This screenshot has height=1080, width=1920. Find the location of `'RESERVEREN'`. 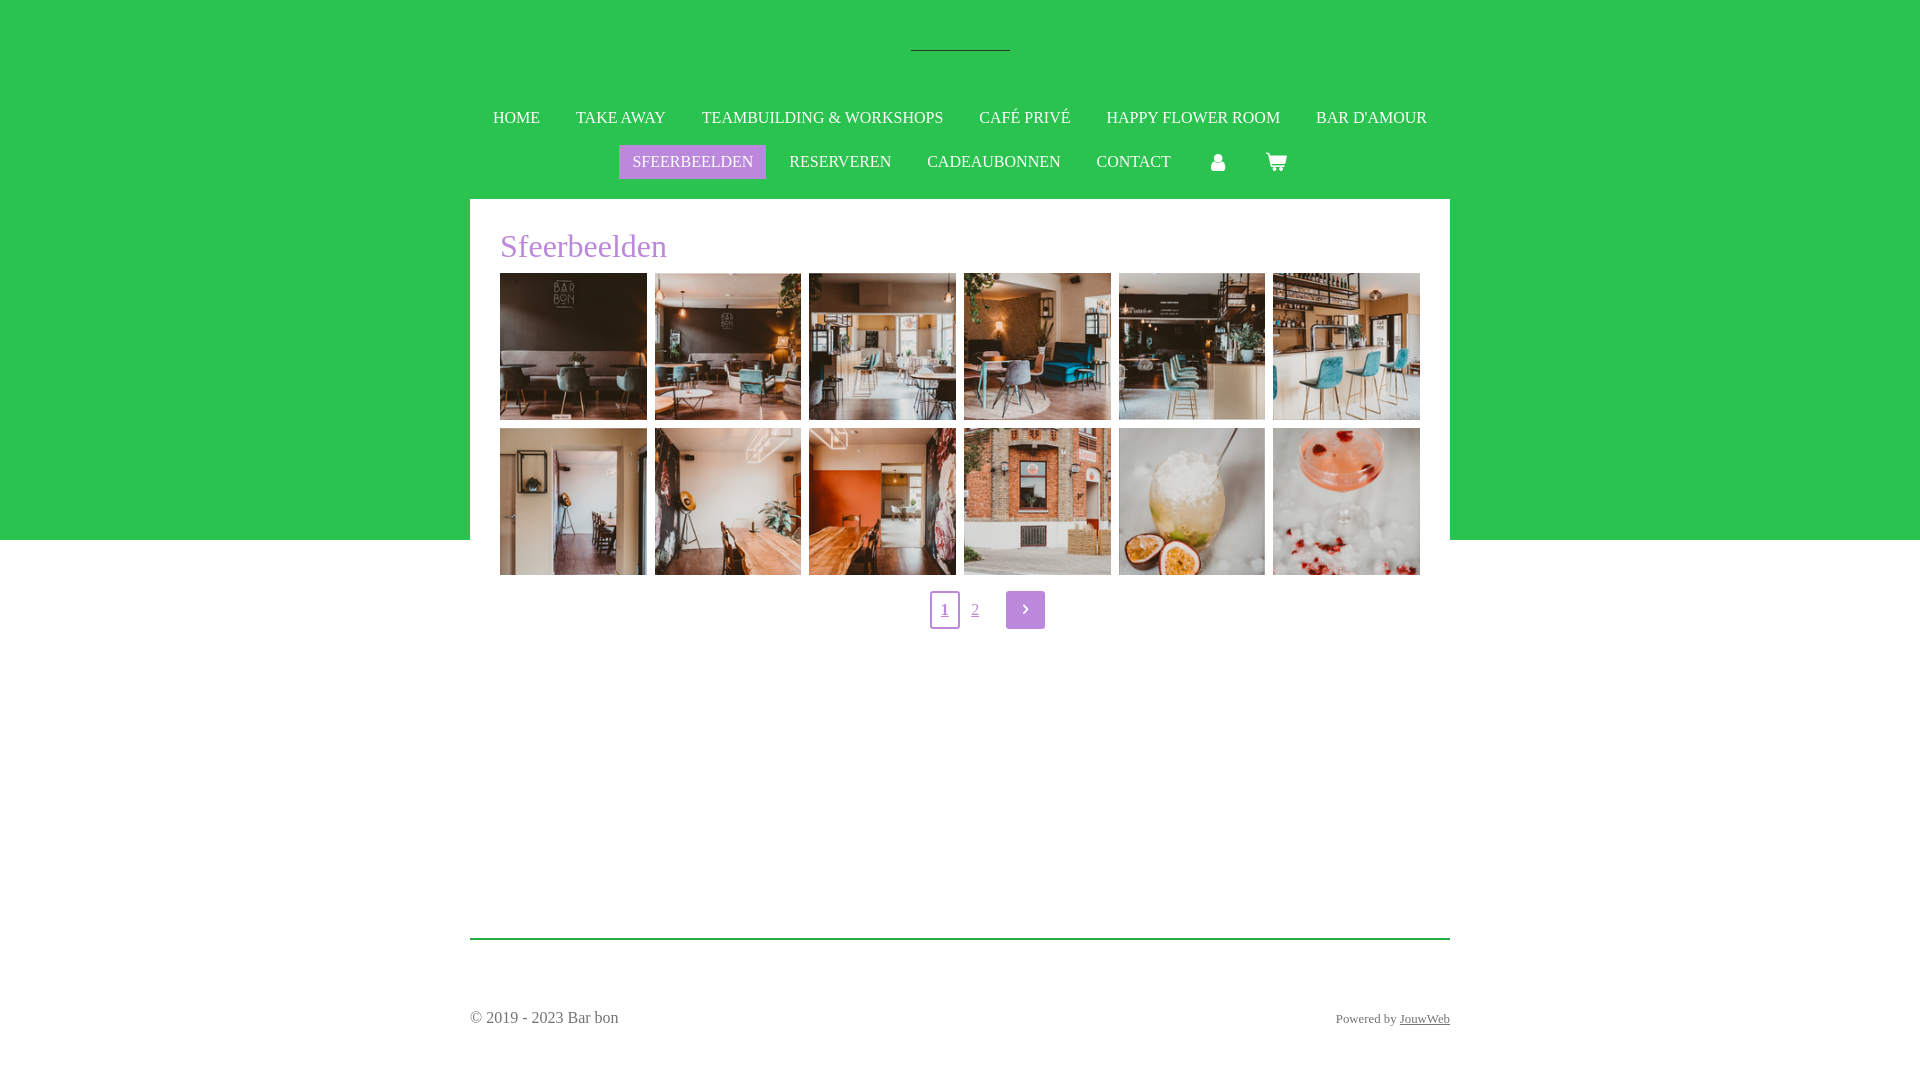

'RESERVEREN' is located at coordinates (840, 161).